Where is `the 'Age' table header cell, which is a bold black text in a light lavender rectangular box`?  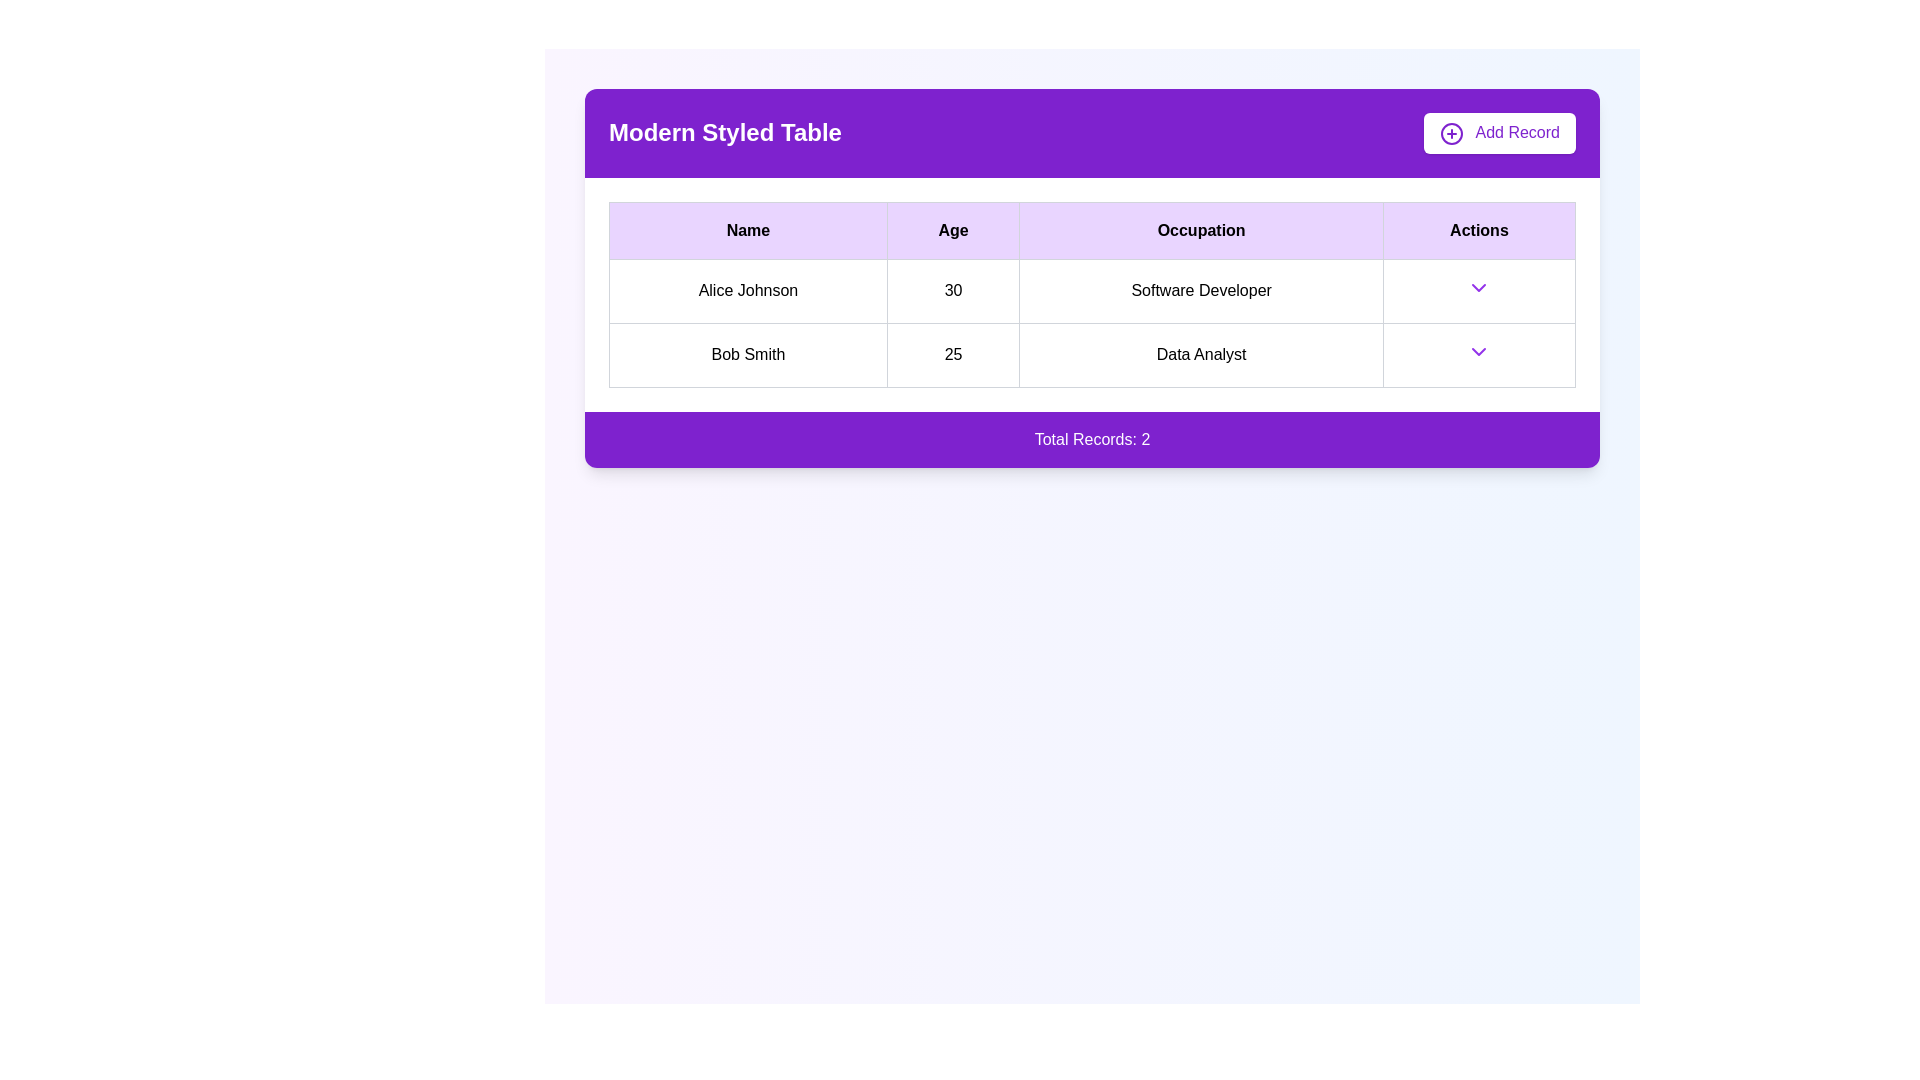 the 'Age' table header cell, which is a bold black text in a light lavender rectangular box is located at coordinates (952, 229).